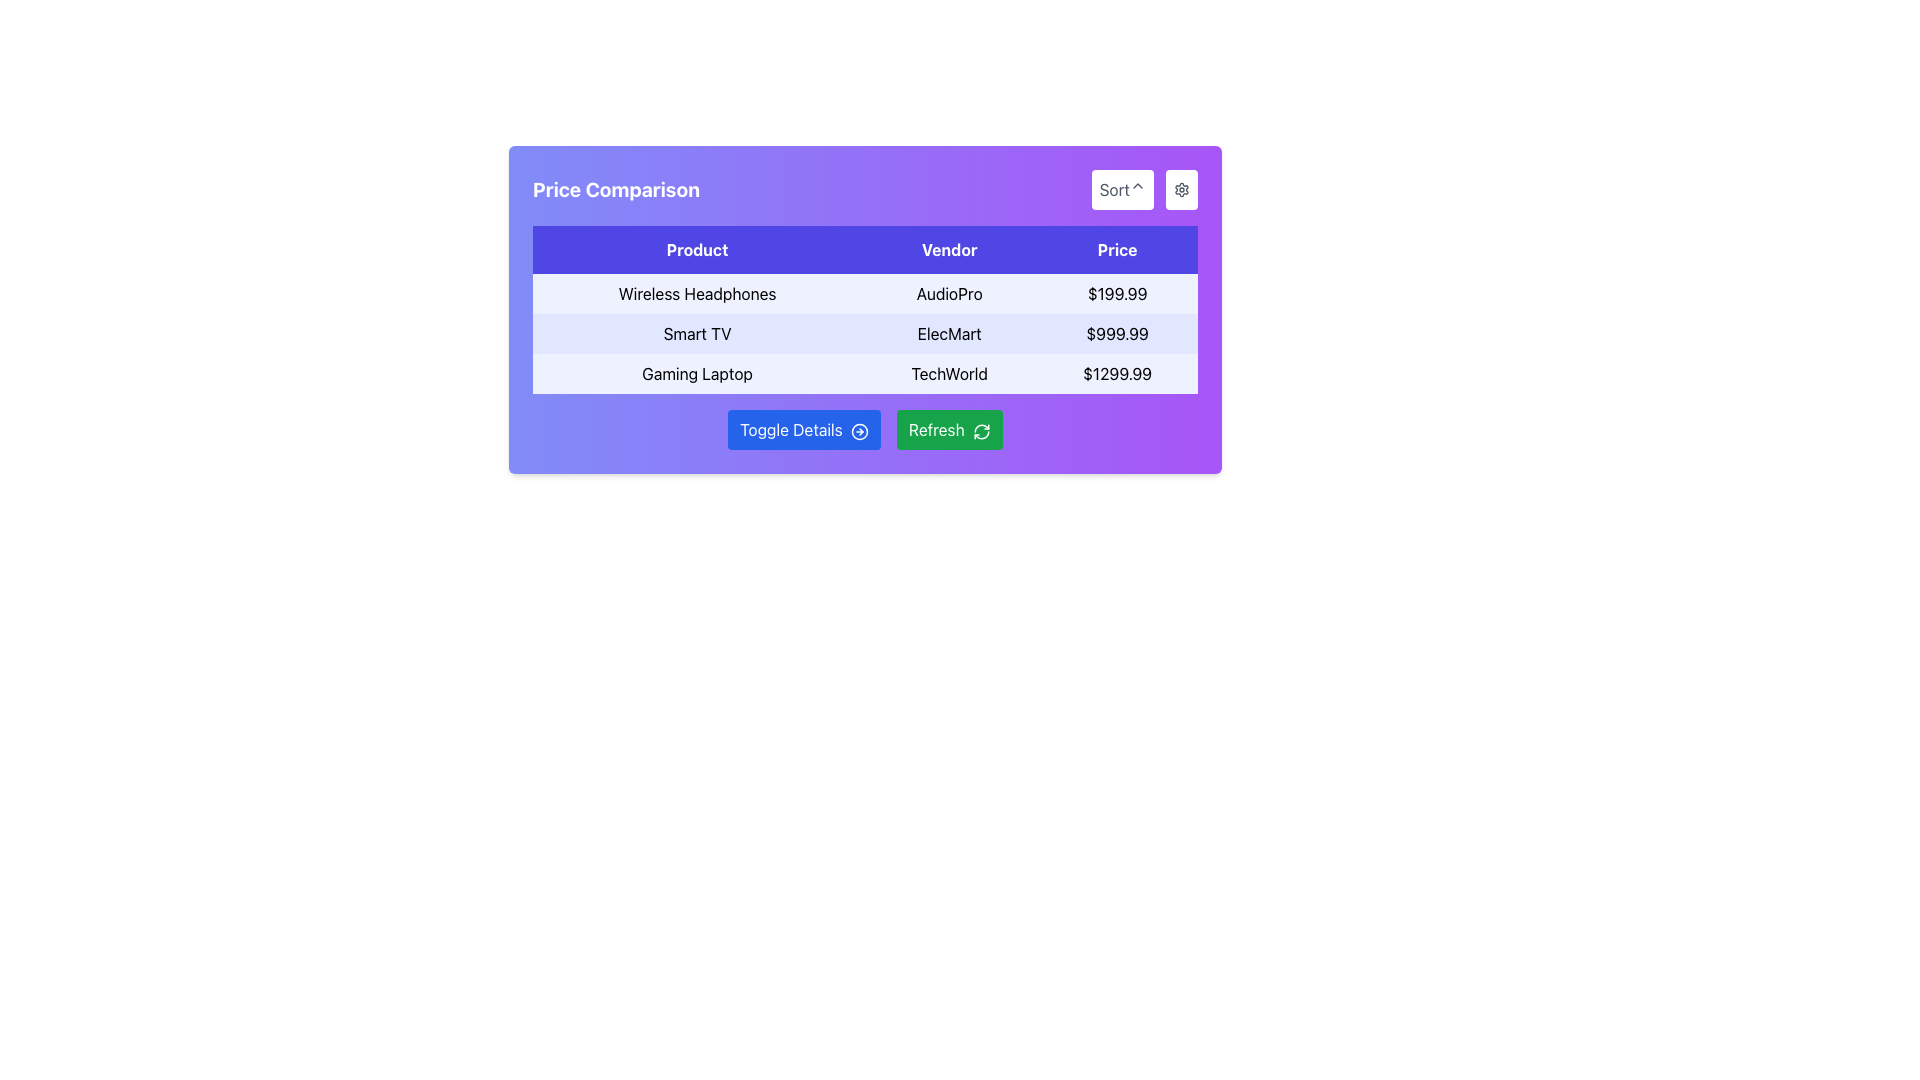 The image size is (1920, 1080). I want to click on to select the first row of the table containing 'Wireless Headphones', 'AudioPro', and '$199.99' with a light indigo background, so click(865, 293).